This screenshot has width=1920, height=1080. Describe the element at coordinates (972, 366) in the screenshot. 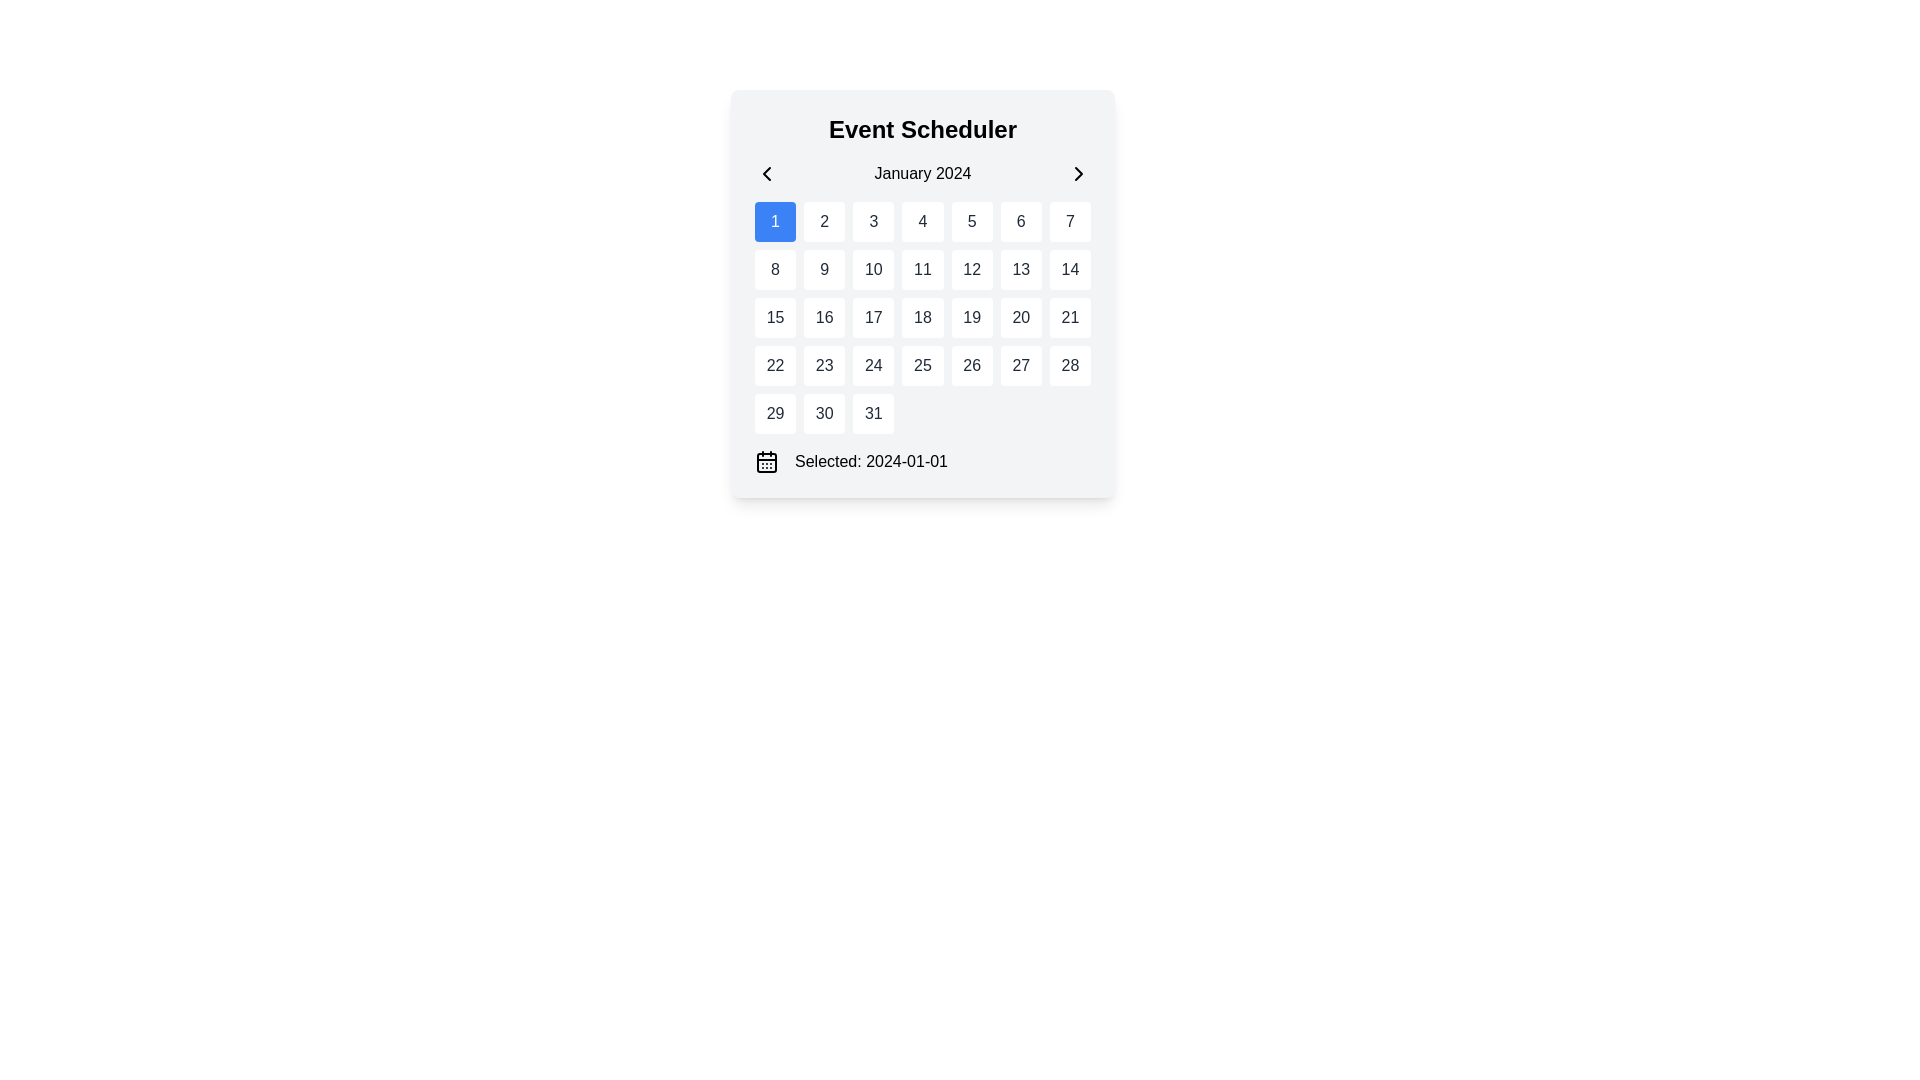

I see `the Label displaying the day '26' in the calendar, located in the last row of the grid and the 5th box from the left` at that location.